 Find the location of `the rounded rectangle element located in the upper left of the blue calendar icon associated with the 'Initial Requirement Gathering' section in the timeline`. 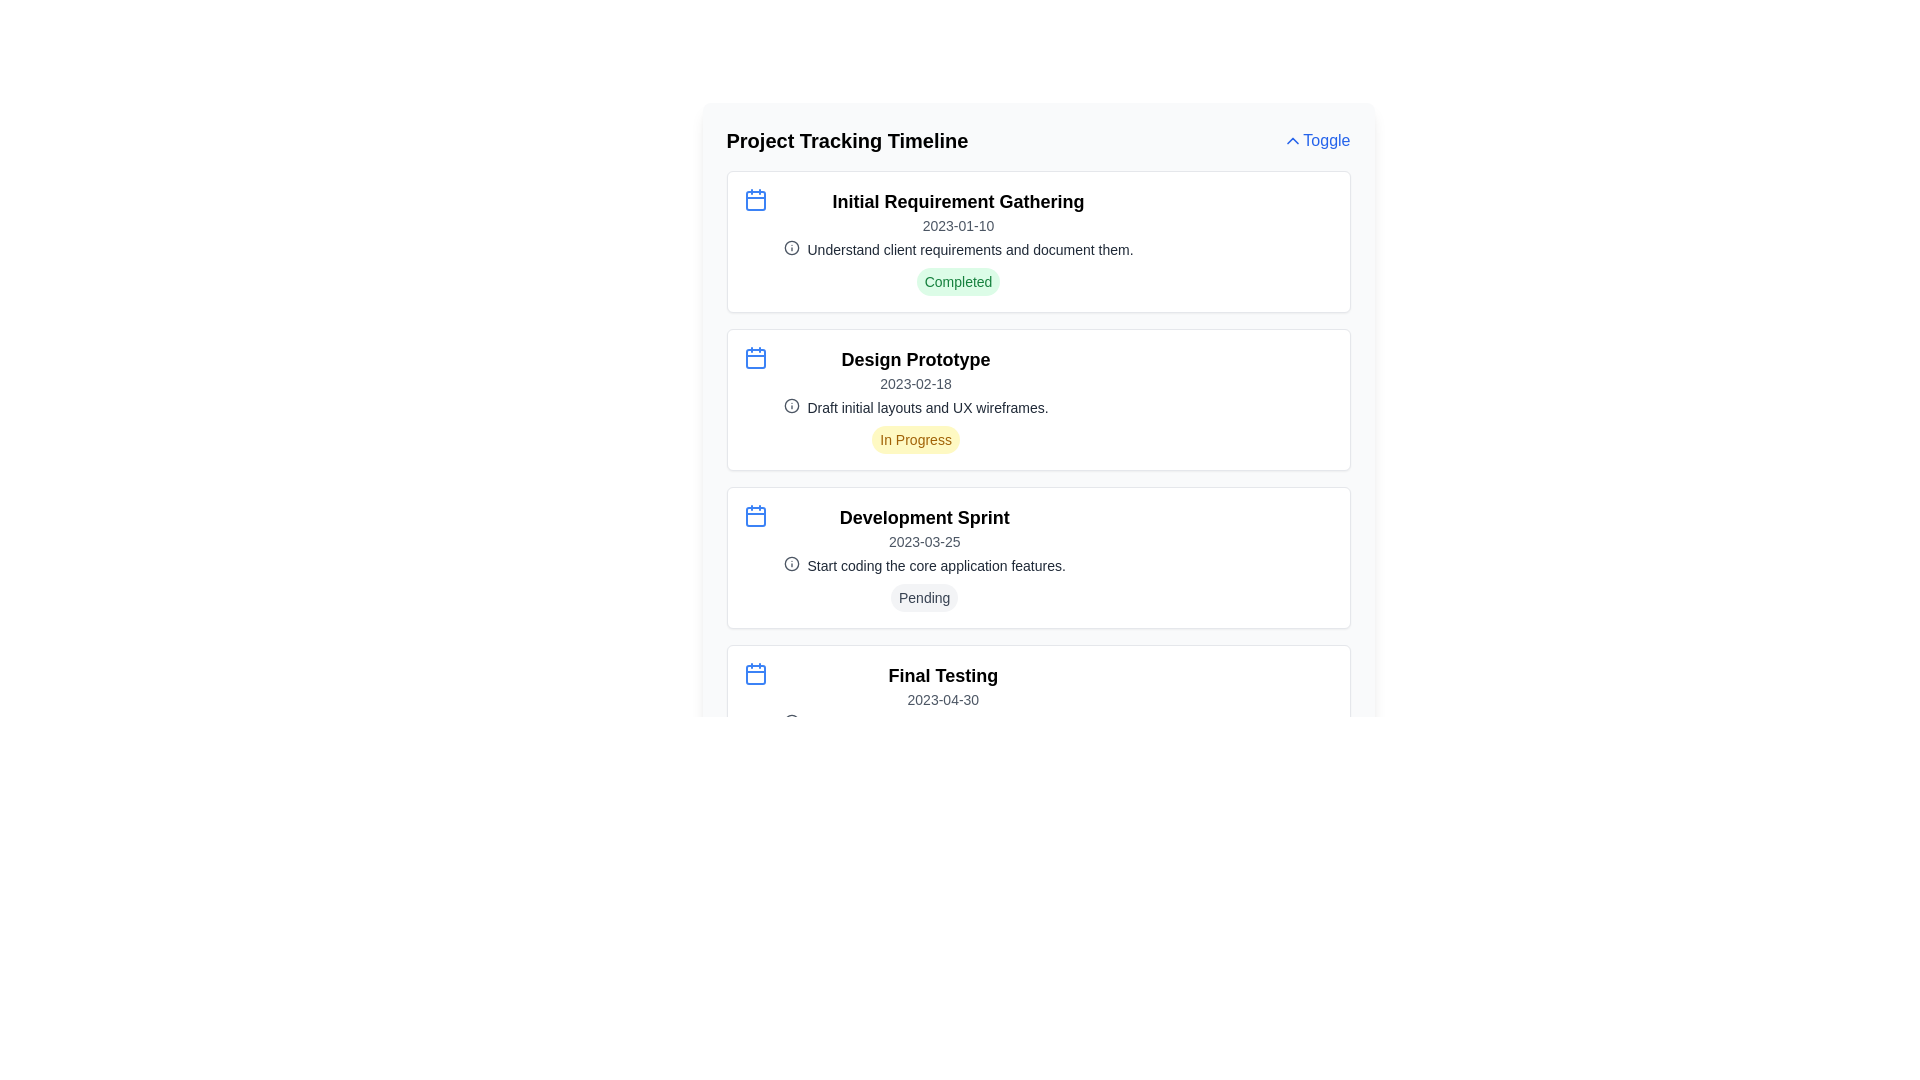

the rounded rectangle element located in the upper left of the blue calendar icon associated with the 'Initial Requirement Gathering' section in the timeline is located at coordinates (754, 200).